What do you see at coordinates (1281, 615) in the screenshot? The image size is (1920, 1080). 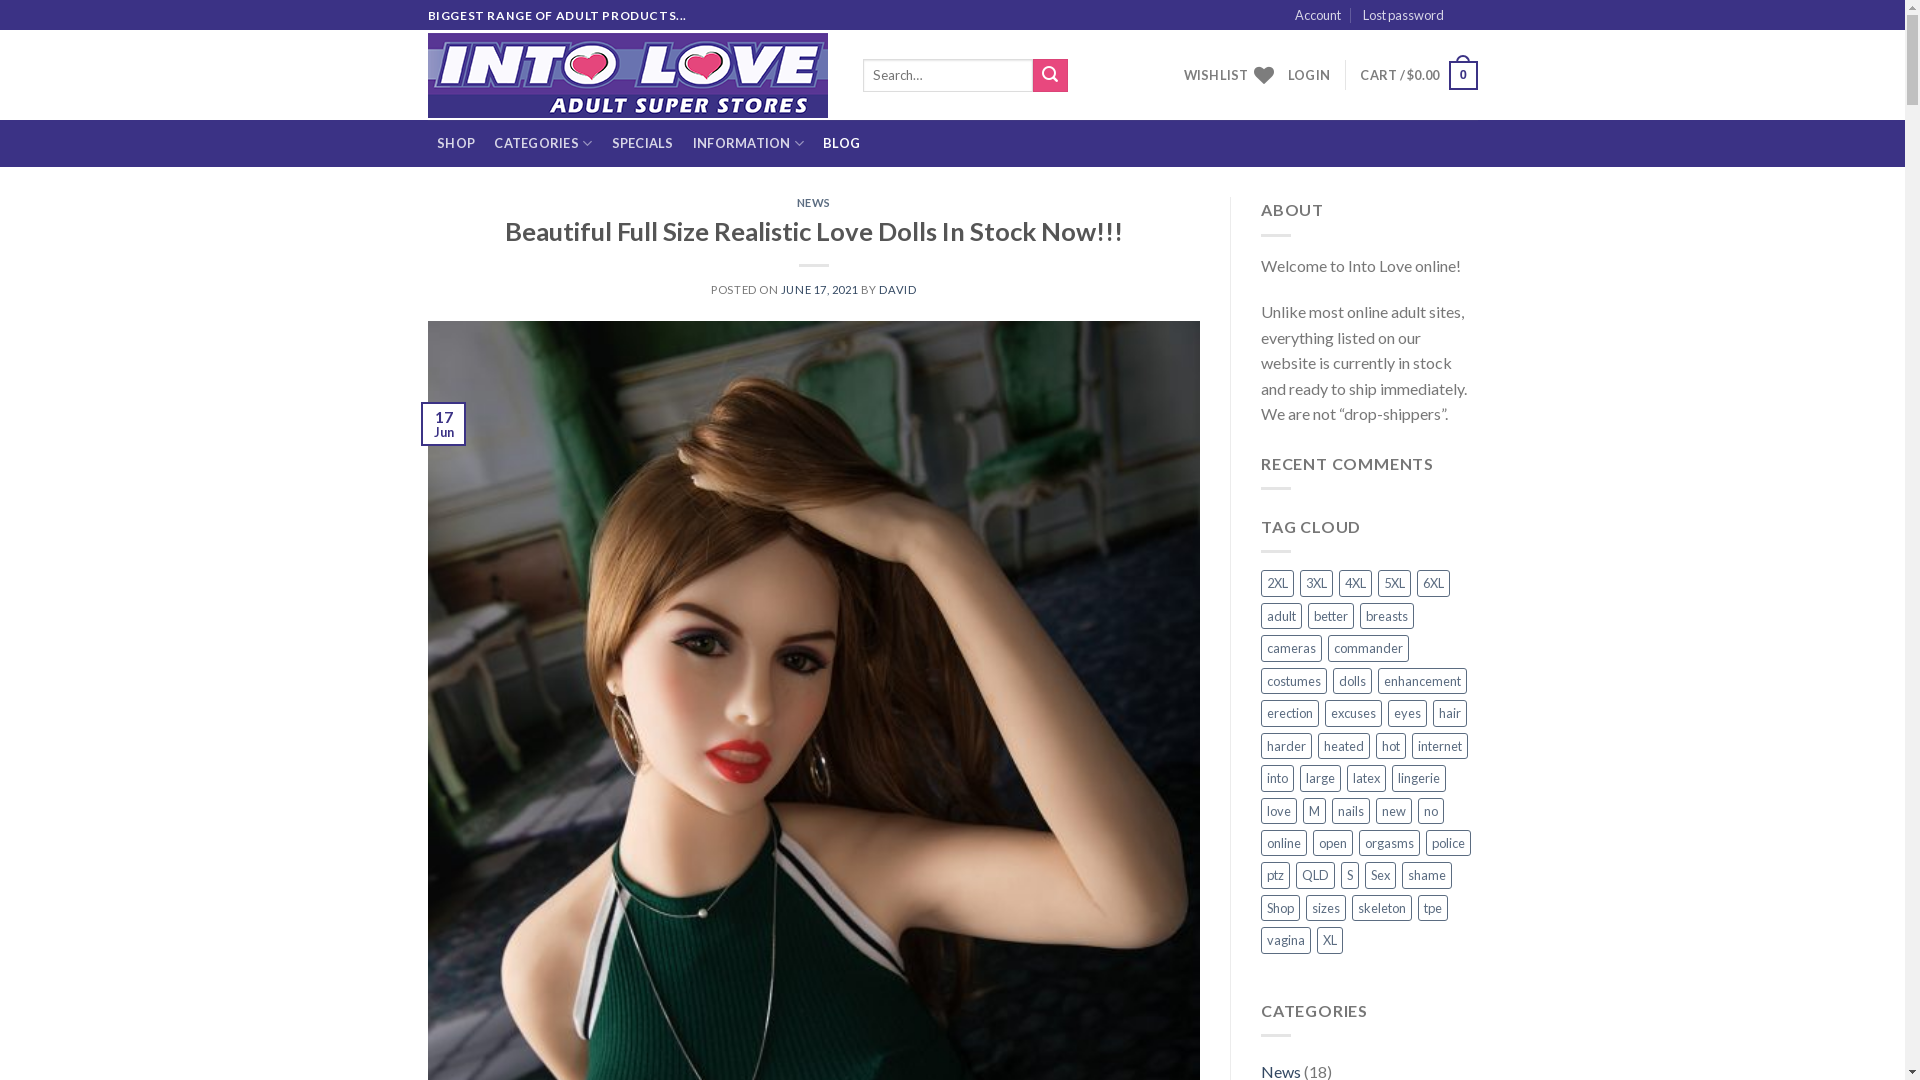 I see `'adult'` at bounding box center [1281, 615].